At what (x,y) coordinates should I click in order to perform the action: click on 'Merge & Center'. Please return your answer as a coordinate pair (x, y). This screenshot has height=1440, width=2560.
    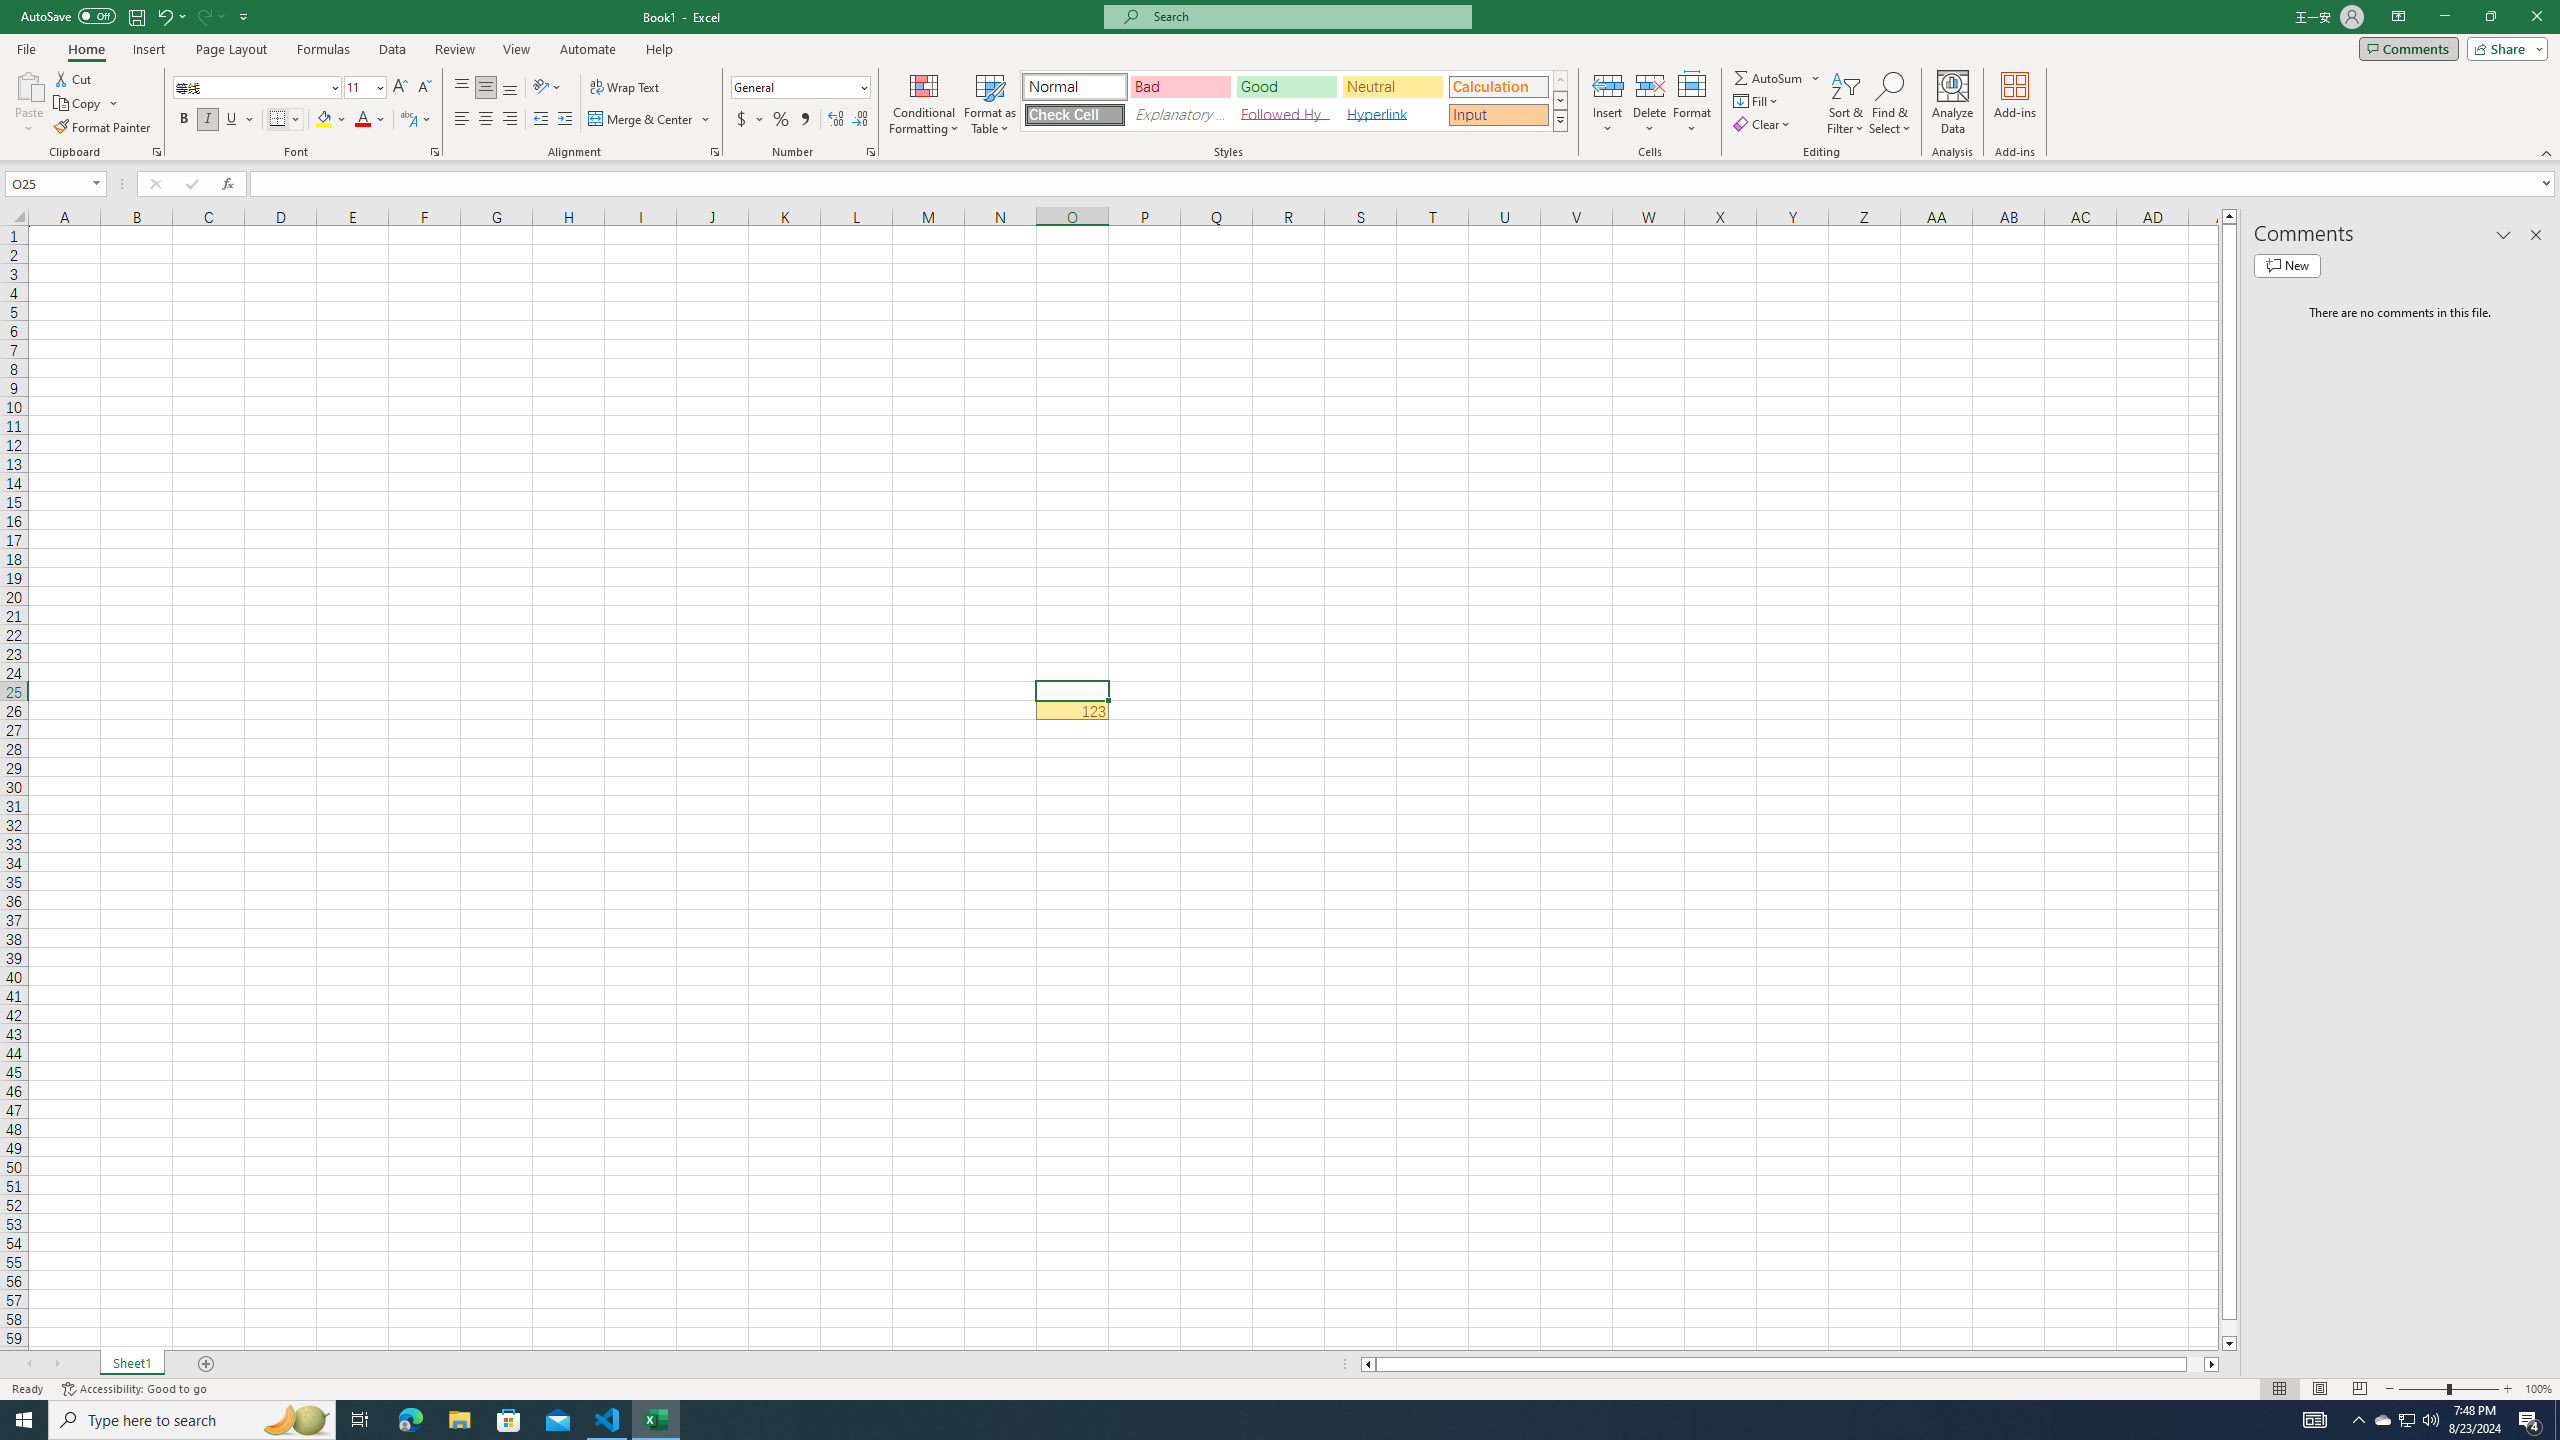
    Looking at the image, I should click on (649, 118).